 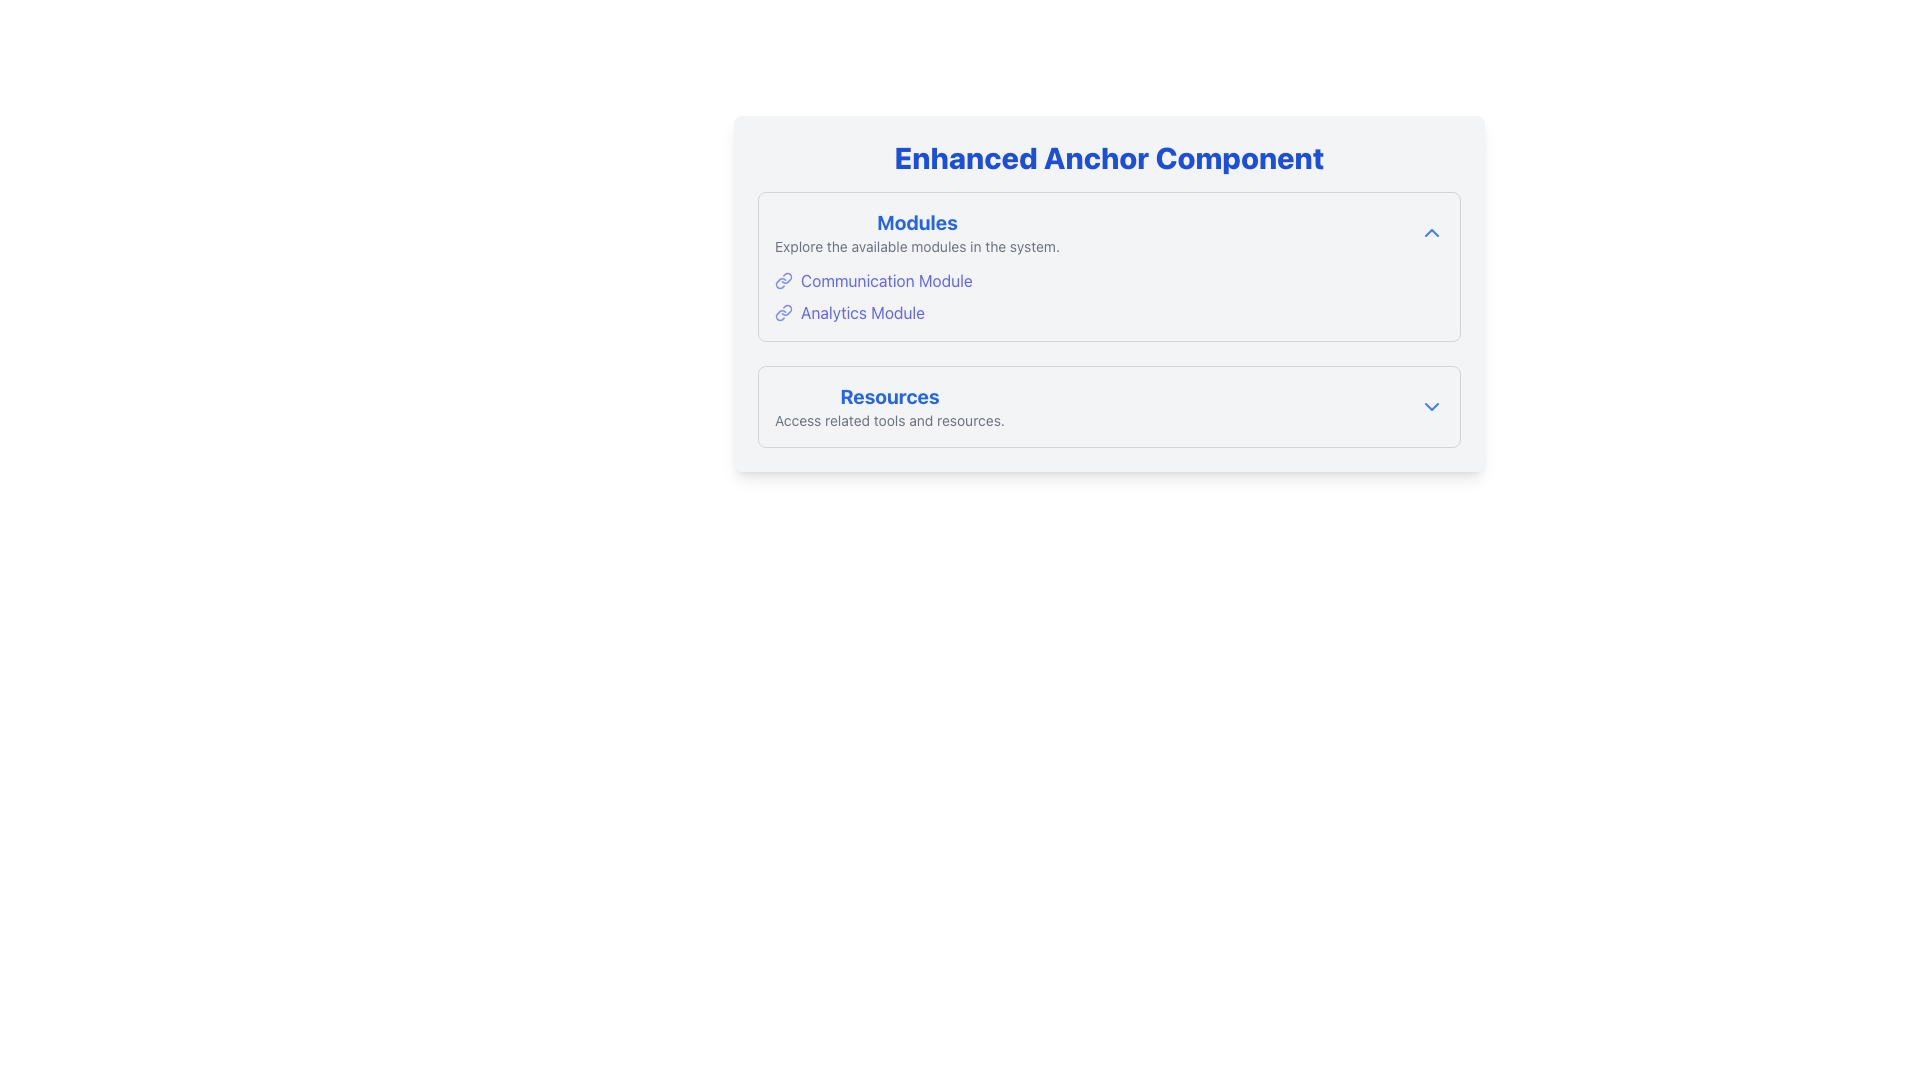 I want to click on the 'Communication Module' link icon located immediately to the left of the text within the 'Modules' section of the 'Enhanced Anchor Component' interface, so click(x=782, y=281).